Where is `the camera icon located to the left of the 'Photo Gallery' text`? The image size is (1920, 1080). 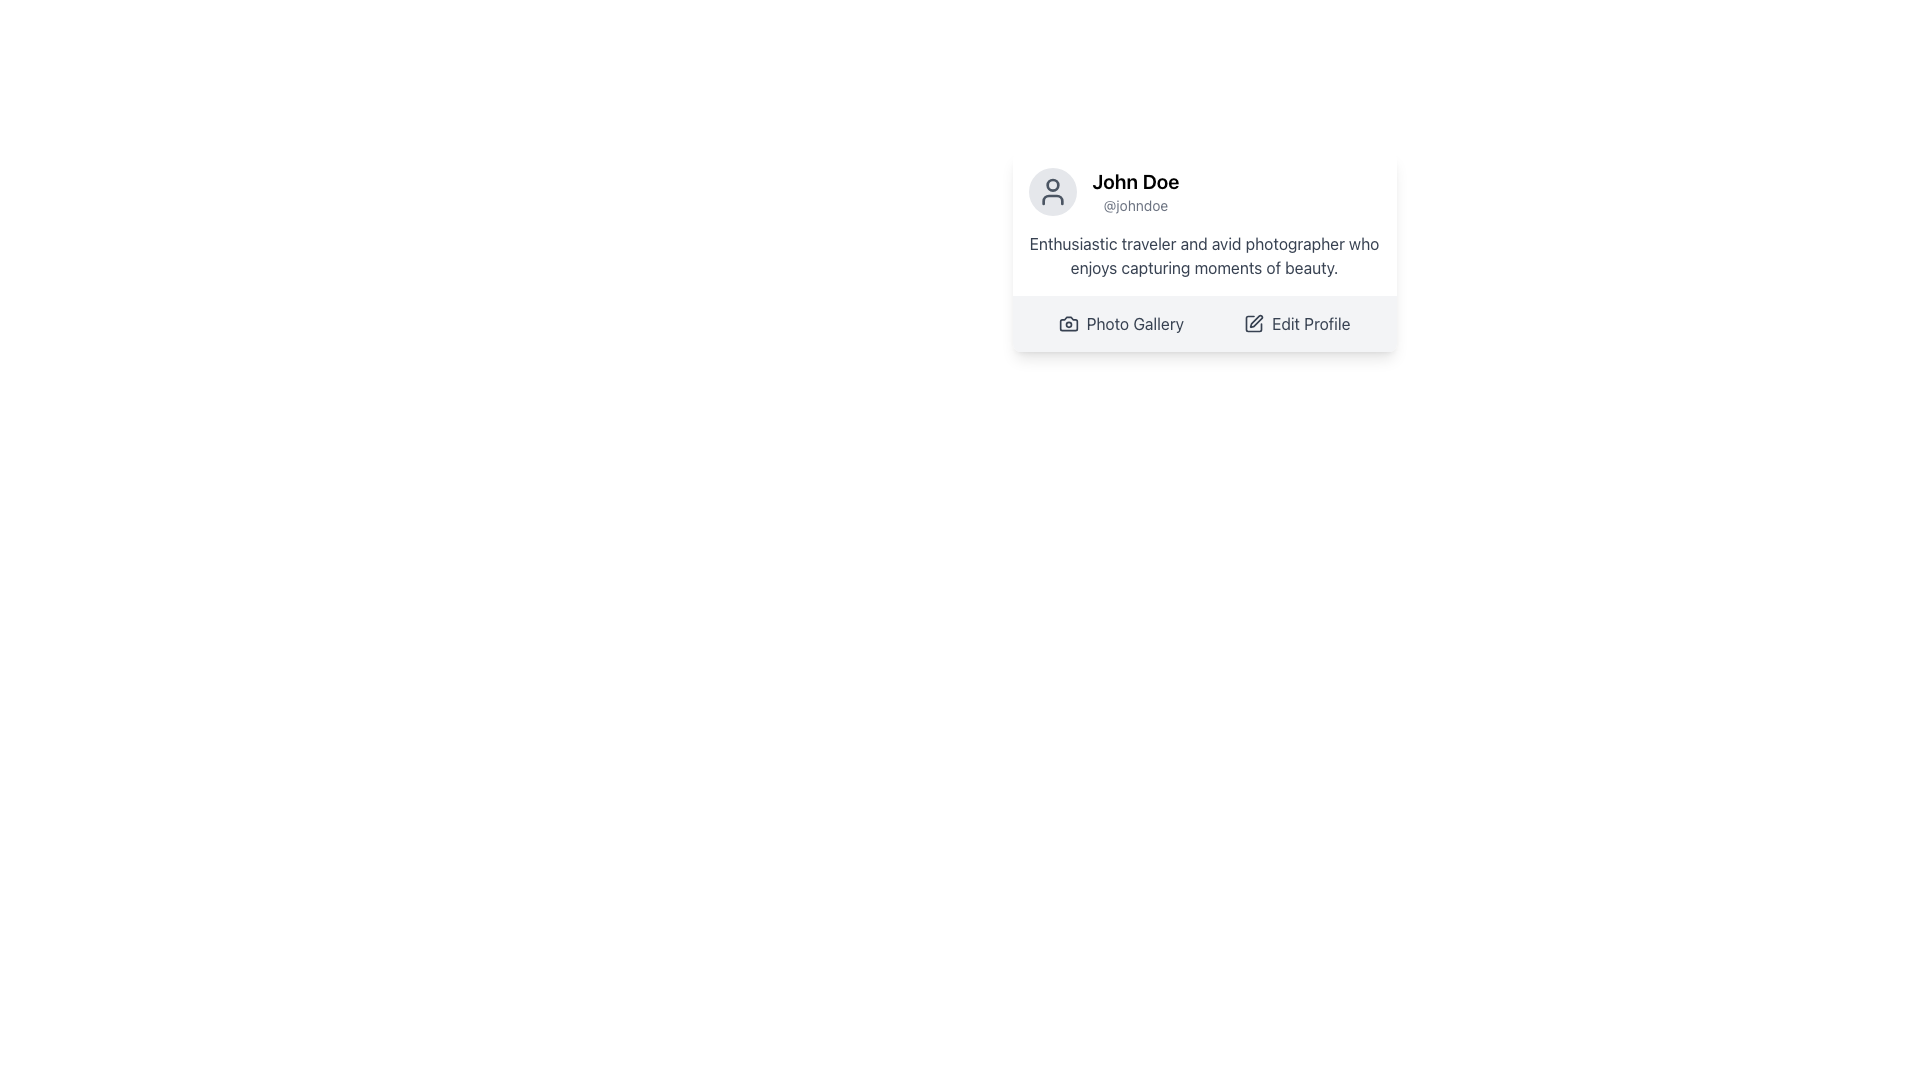 the camera icon located to the left of the 'Photo Gallery' text is located at coordinates (1067, 323).